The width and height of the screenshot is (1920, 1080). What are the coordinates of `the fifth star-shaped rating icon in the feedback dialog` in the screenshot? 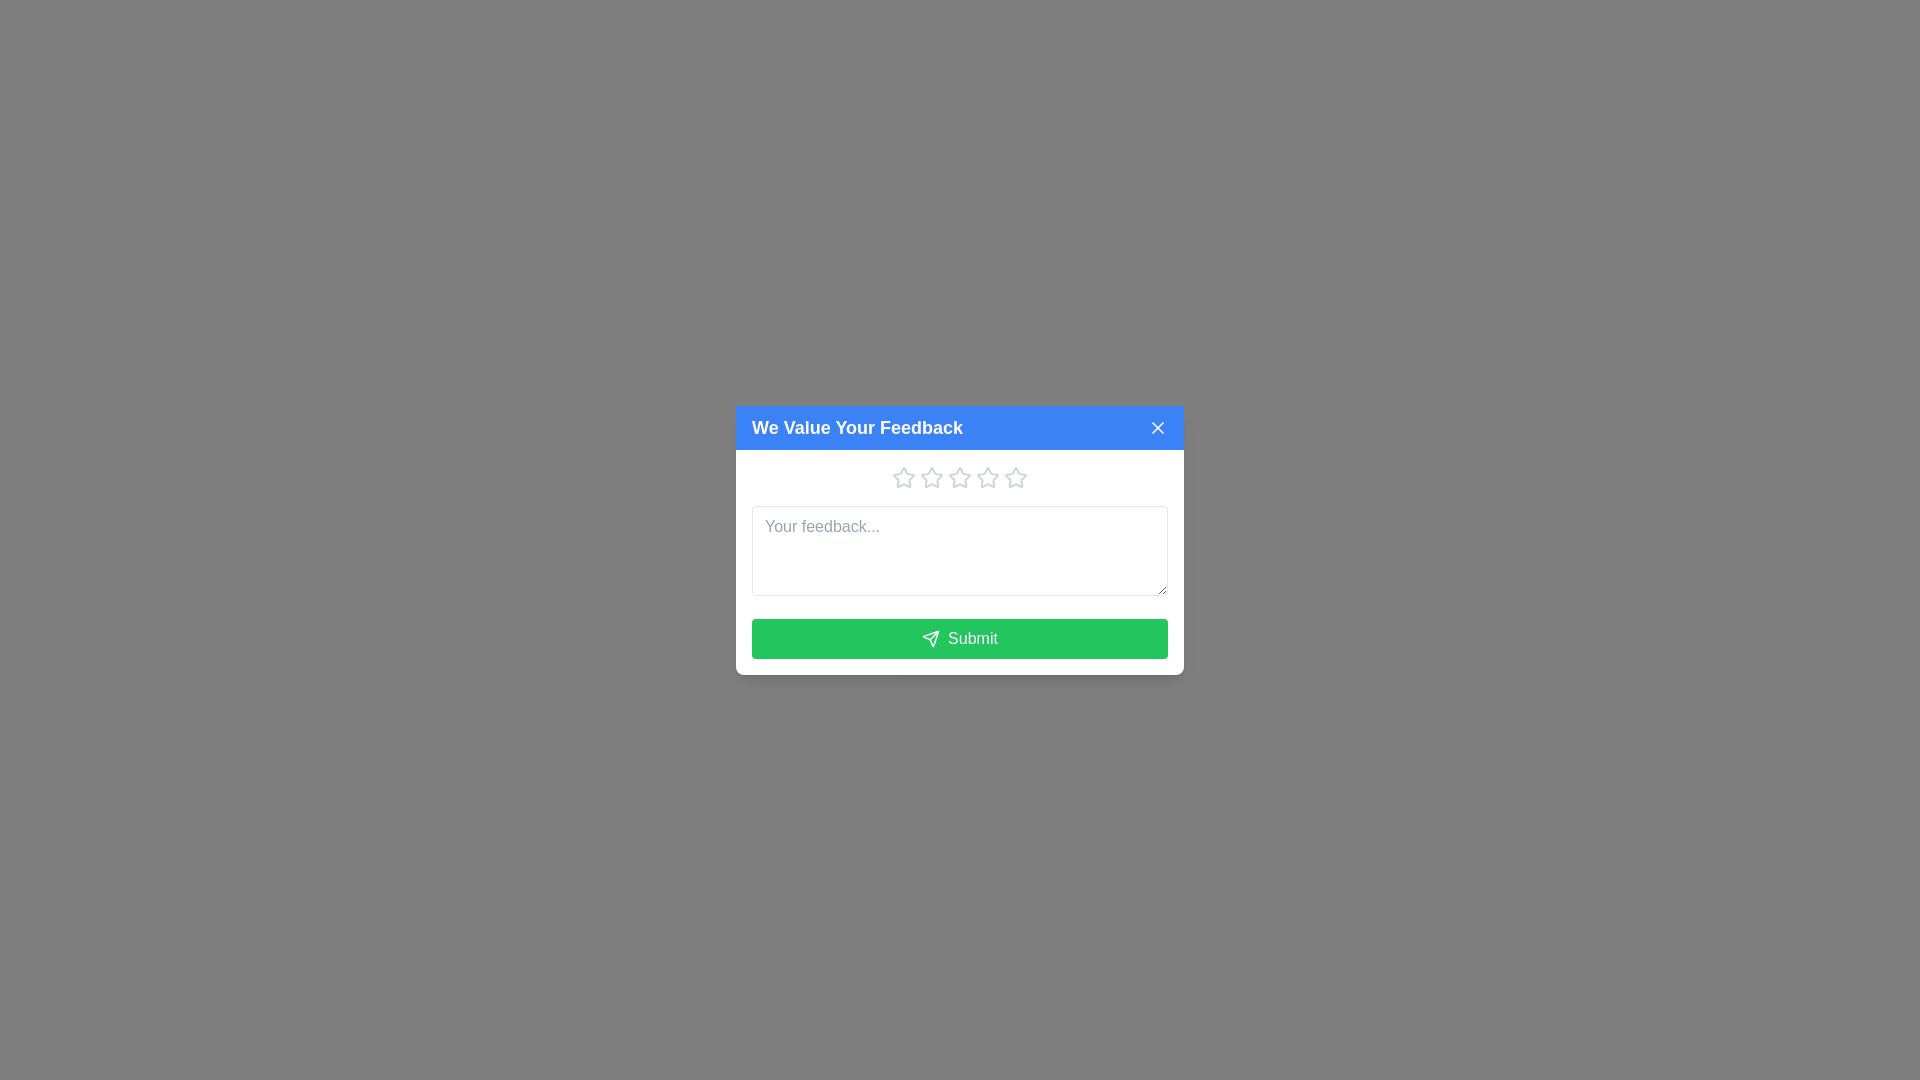 It's located at (1016, 477).